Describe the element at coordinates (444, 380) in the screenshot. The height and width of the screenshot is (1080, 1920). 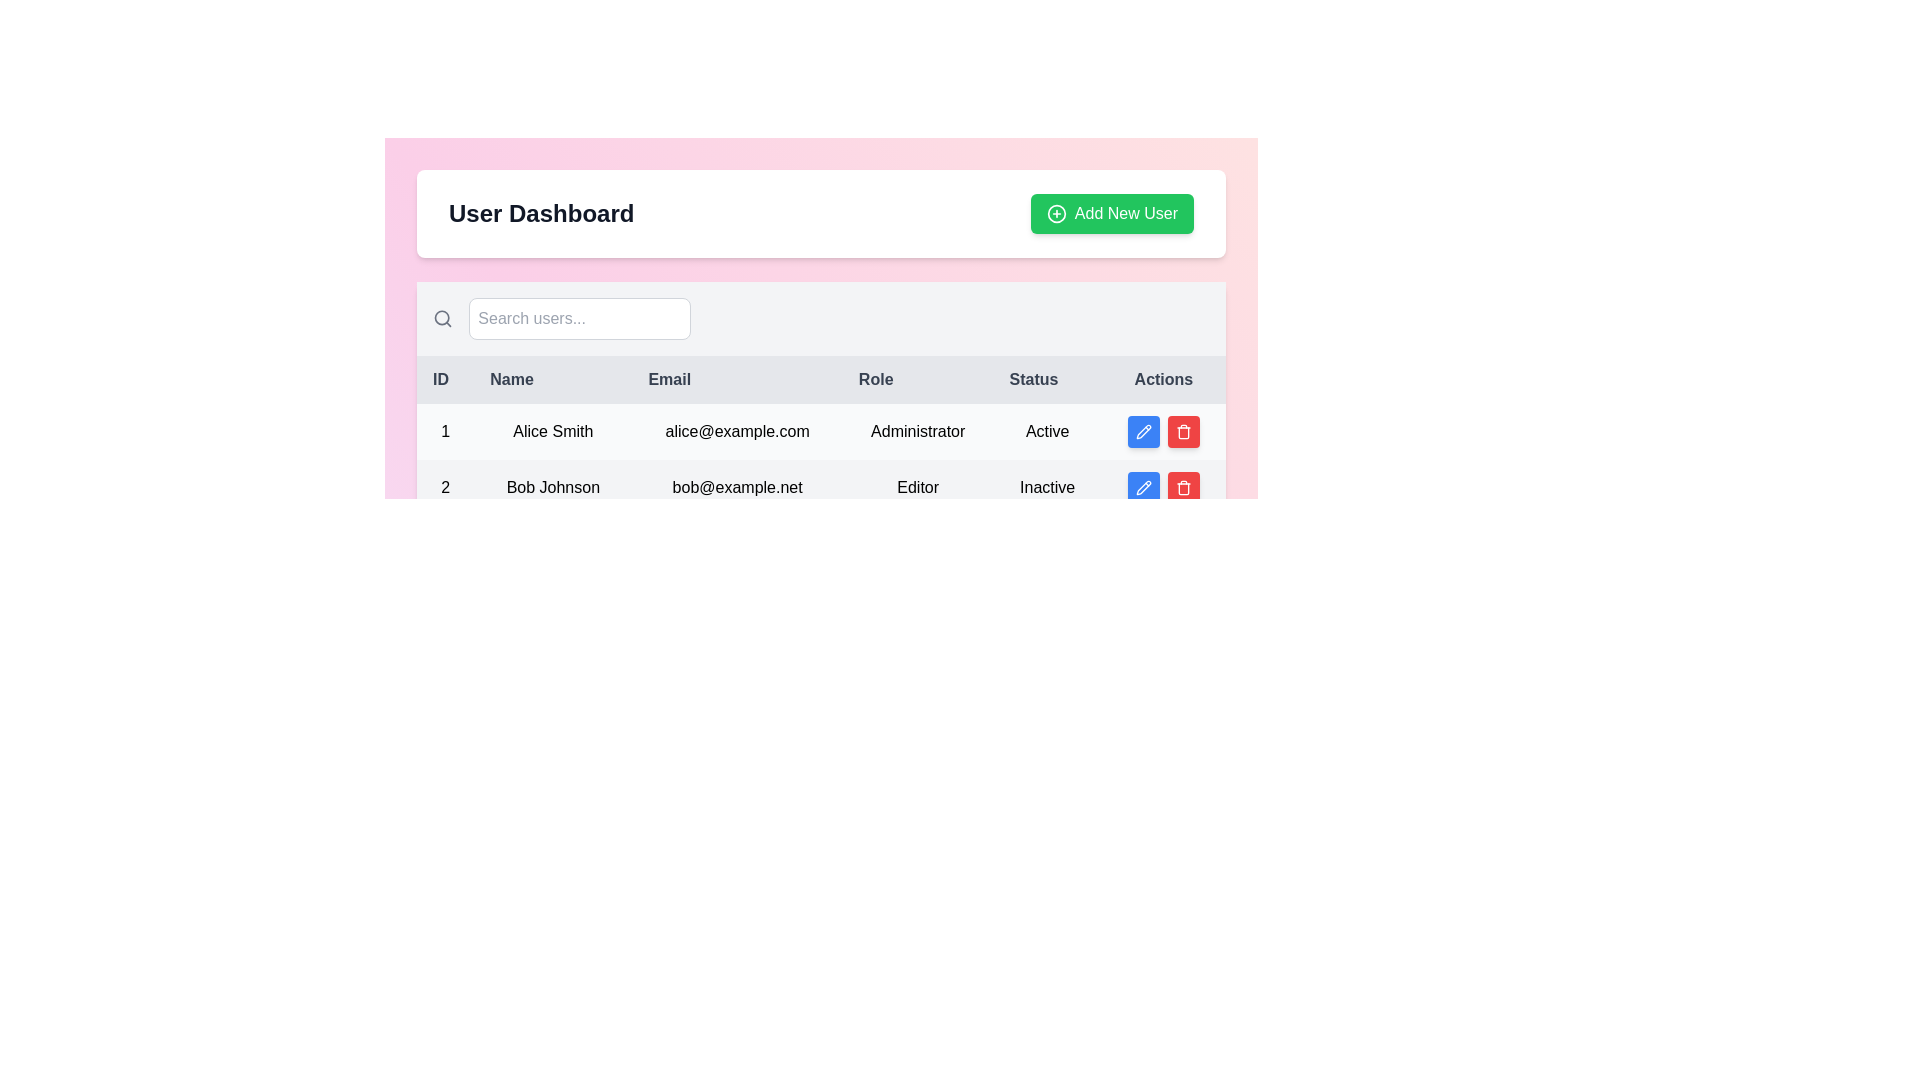
I see `the first column header text label that represents unique identifiers (IDs) in the table layout` at that location.